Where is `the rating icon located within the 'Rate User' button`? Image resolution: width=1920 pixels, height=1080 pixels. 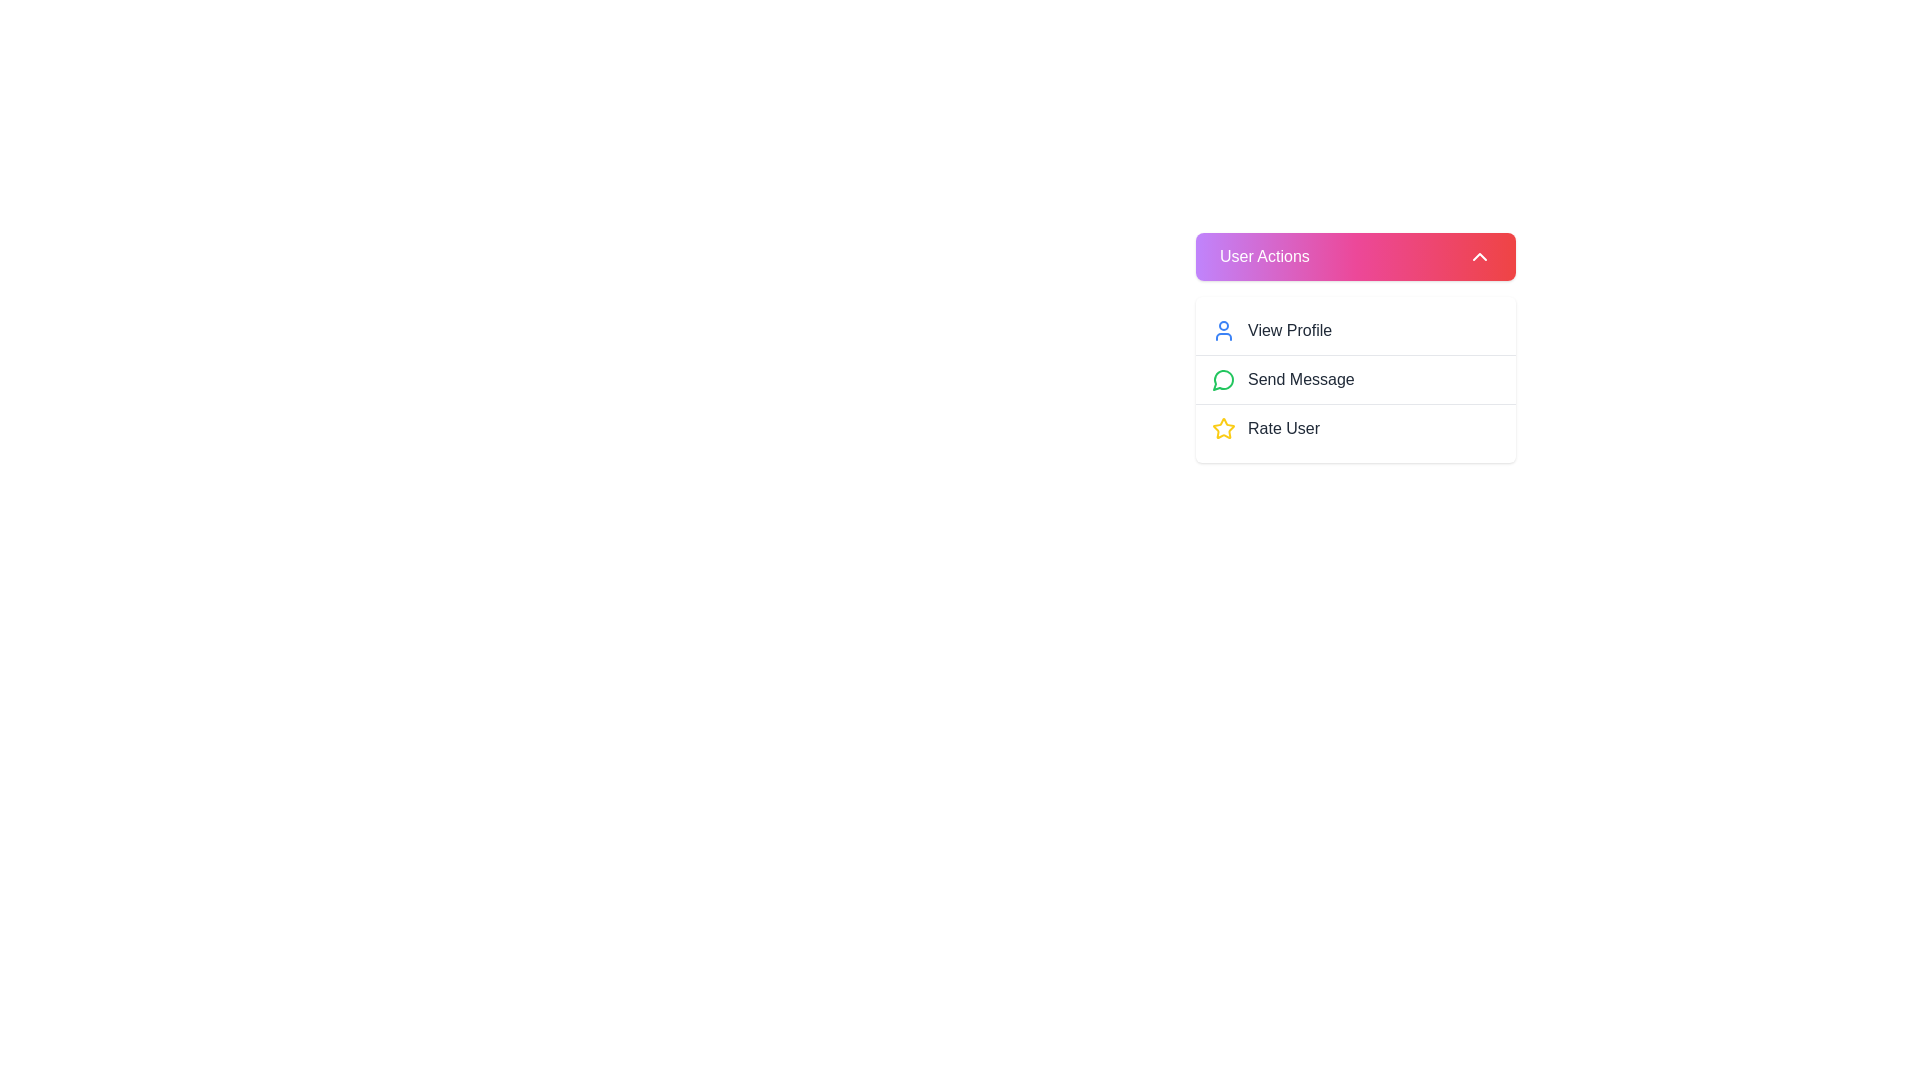 the rating icon located within the 'Rate User' button is located at coordinates (1223, 427).